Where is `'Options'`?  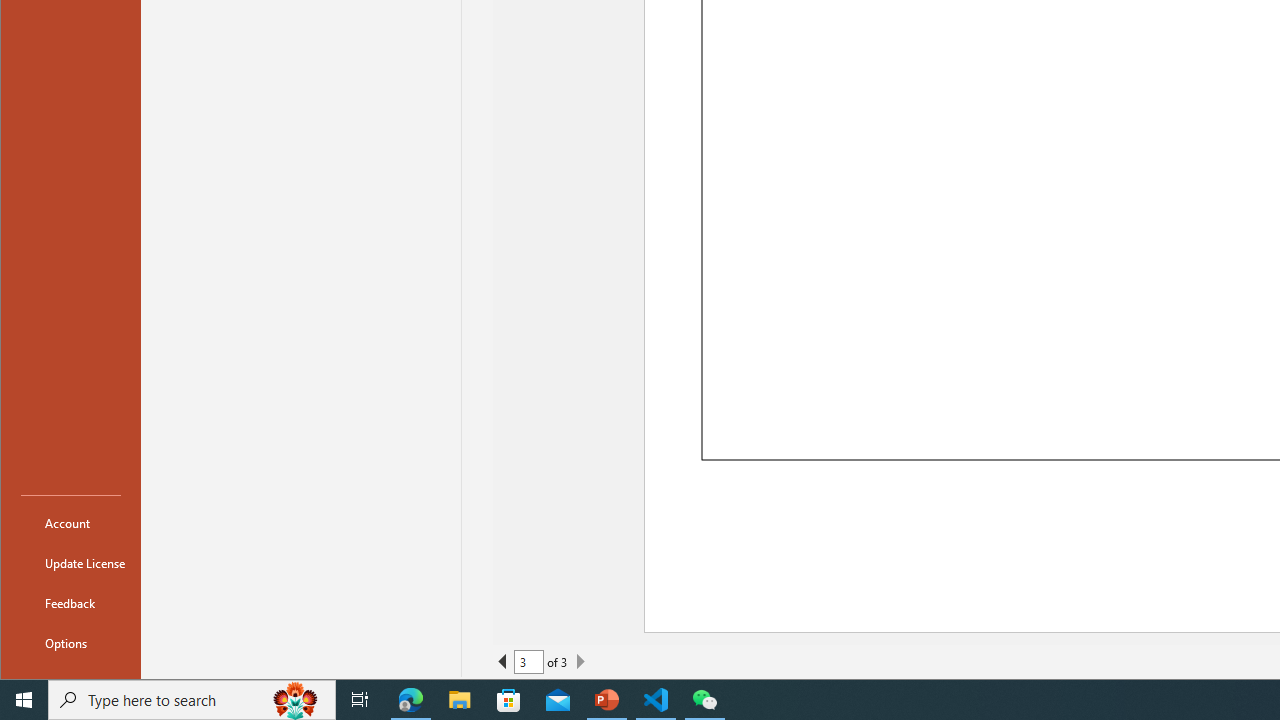 'Options' is located at coordinates (71, 642).